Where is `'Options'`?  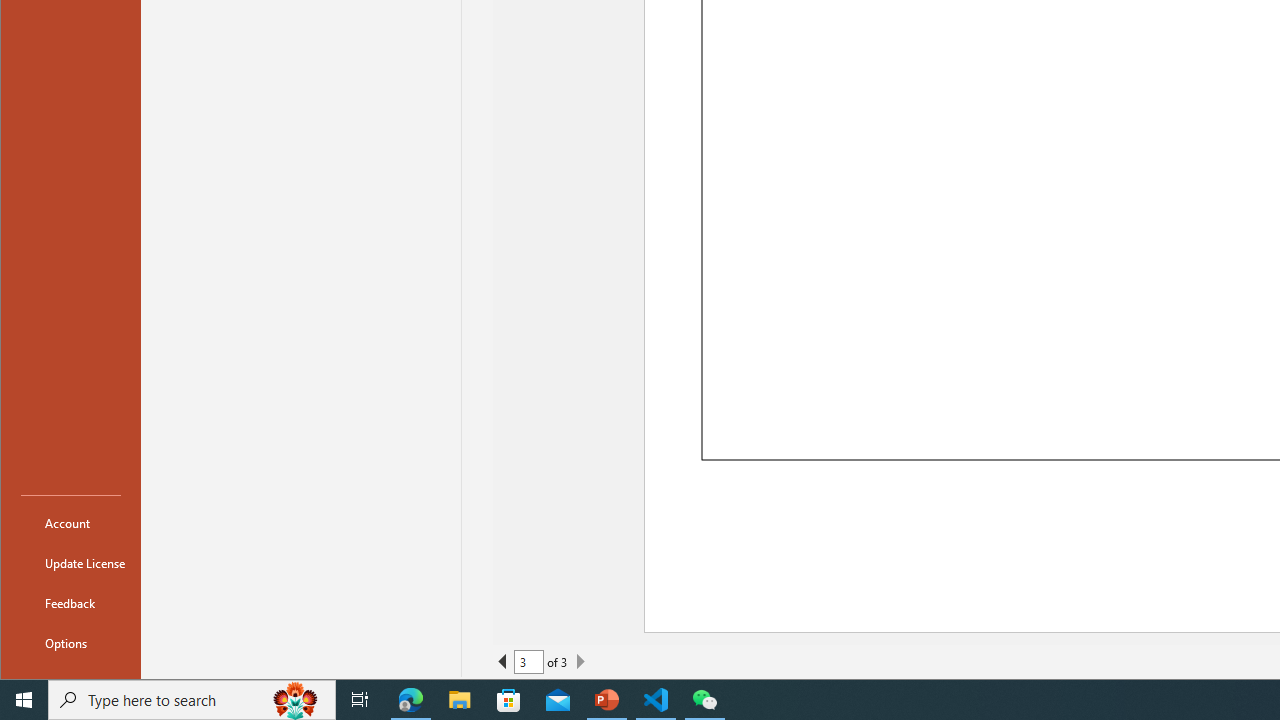 'Options' is located at coordinates (71, 642).